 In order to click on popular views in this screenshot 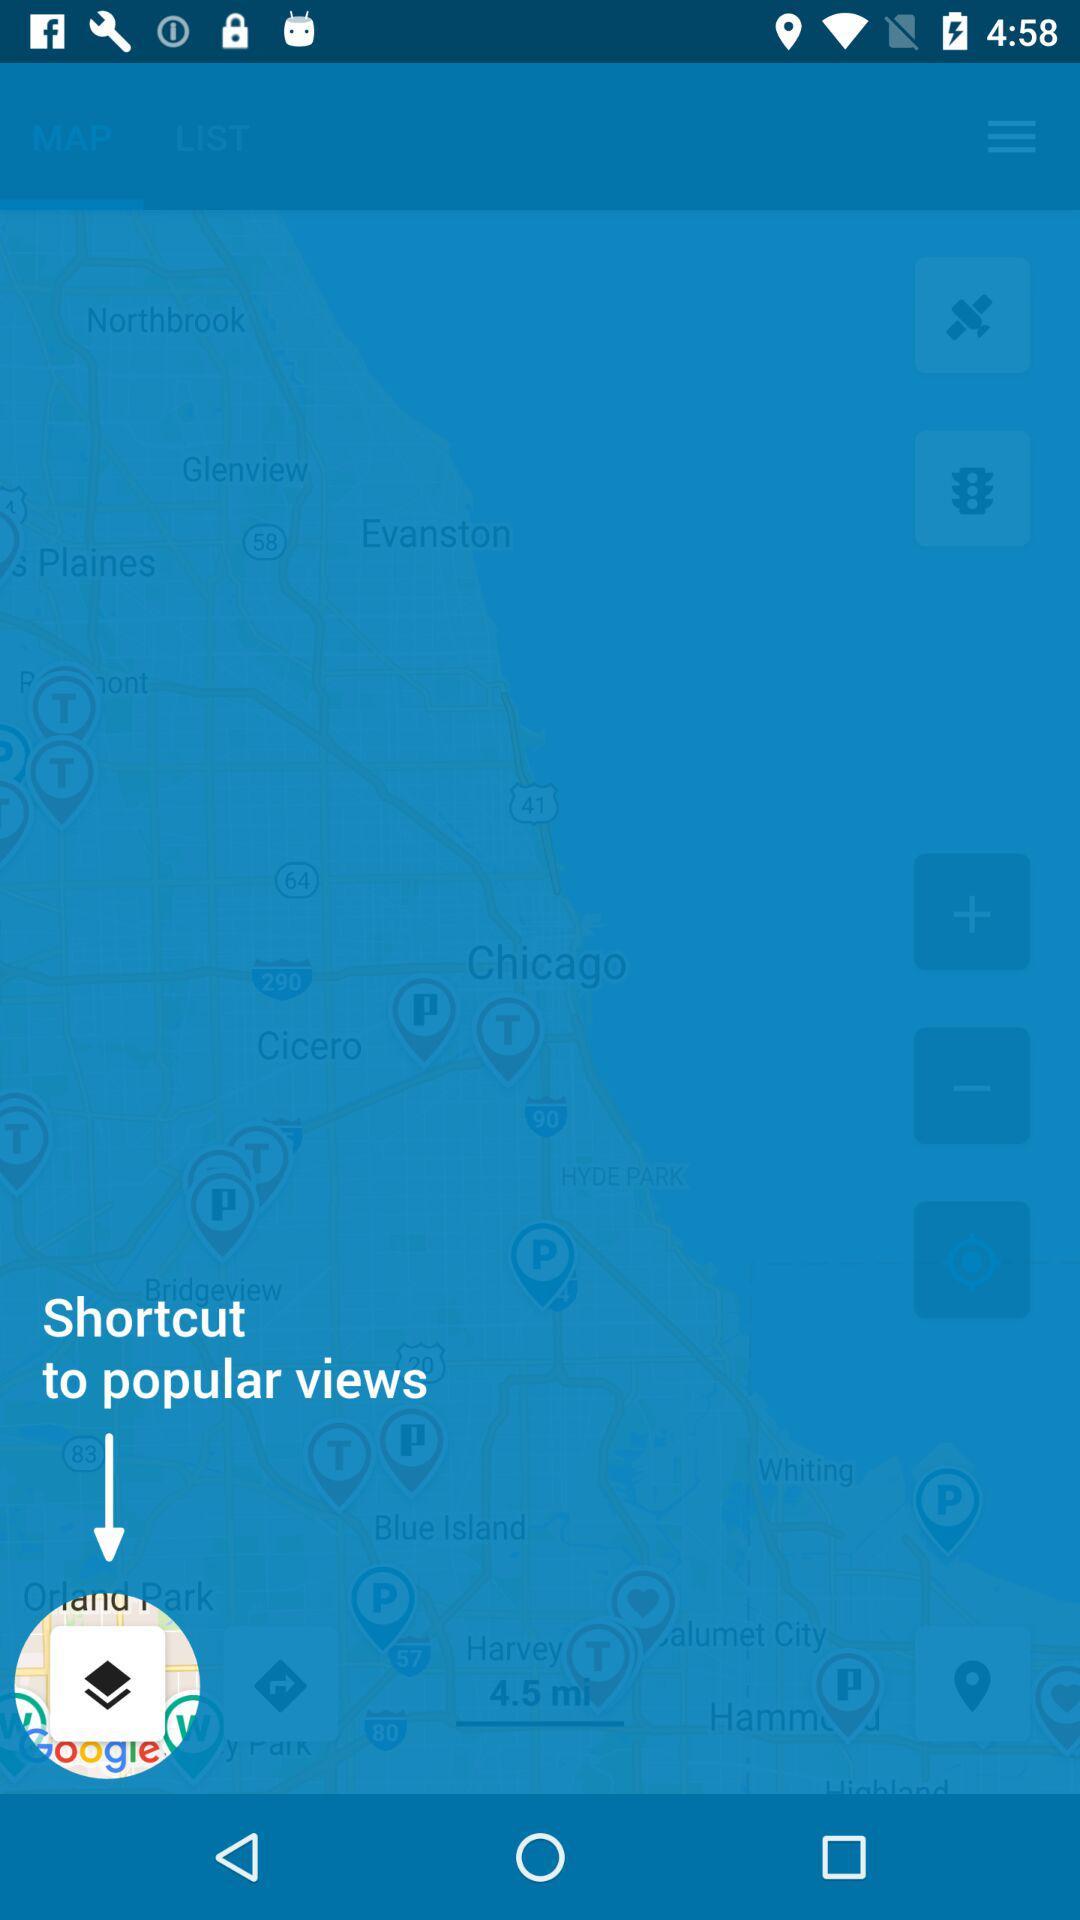, I will do `click(107, 1685)`.